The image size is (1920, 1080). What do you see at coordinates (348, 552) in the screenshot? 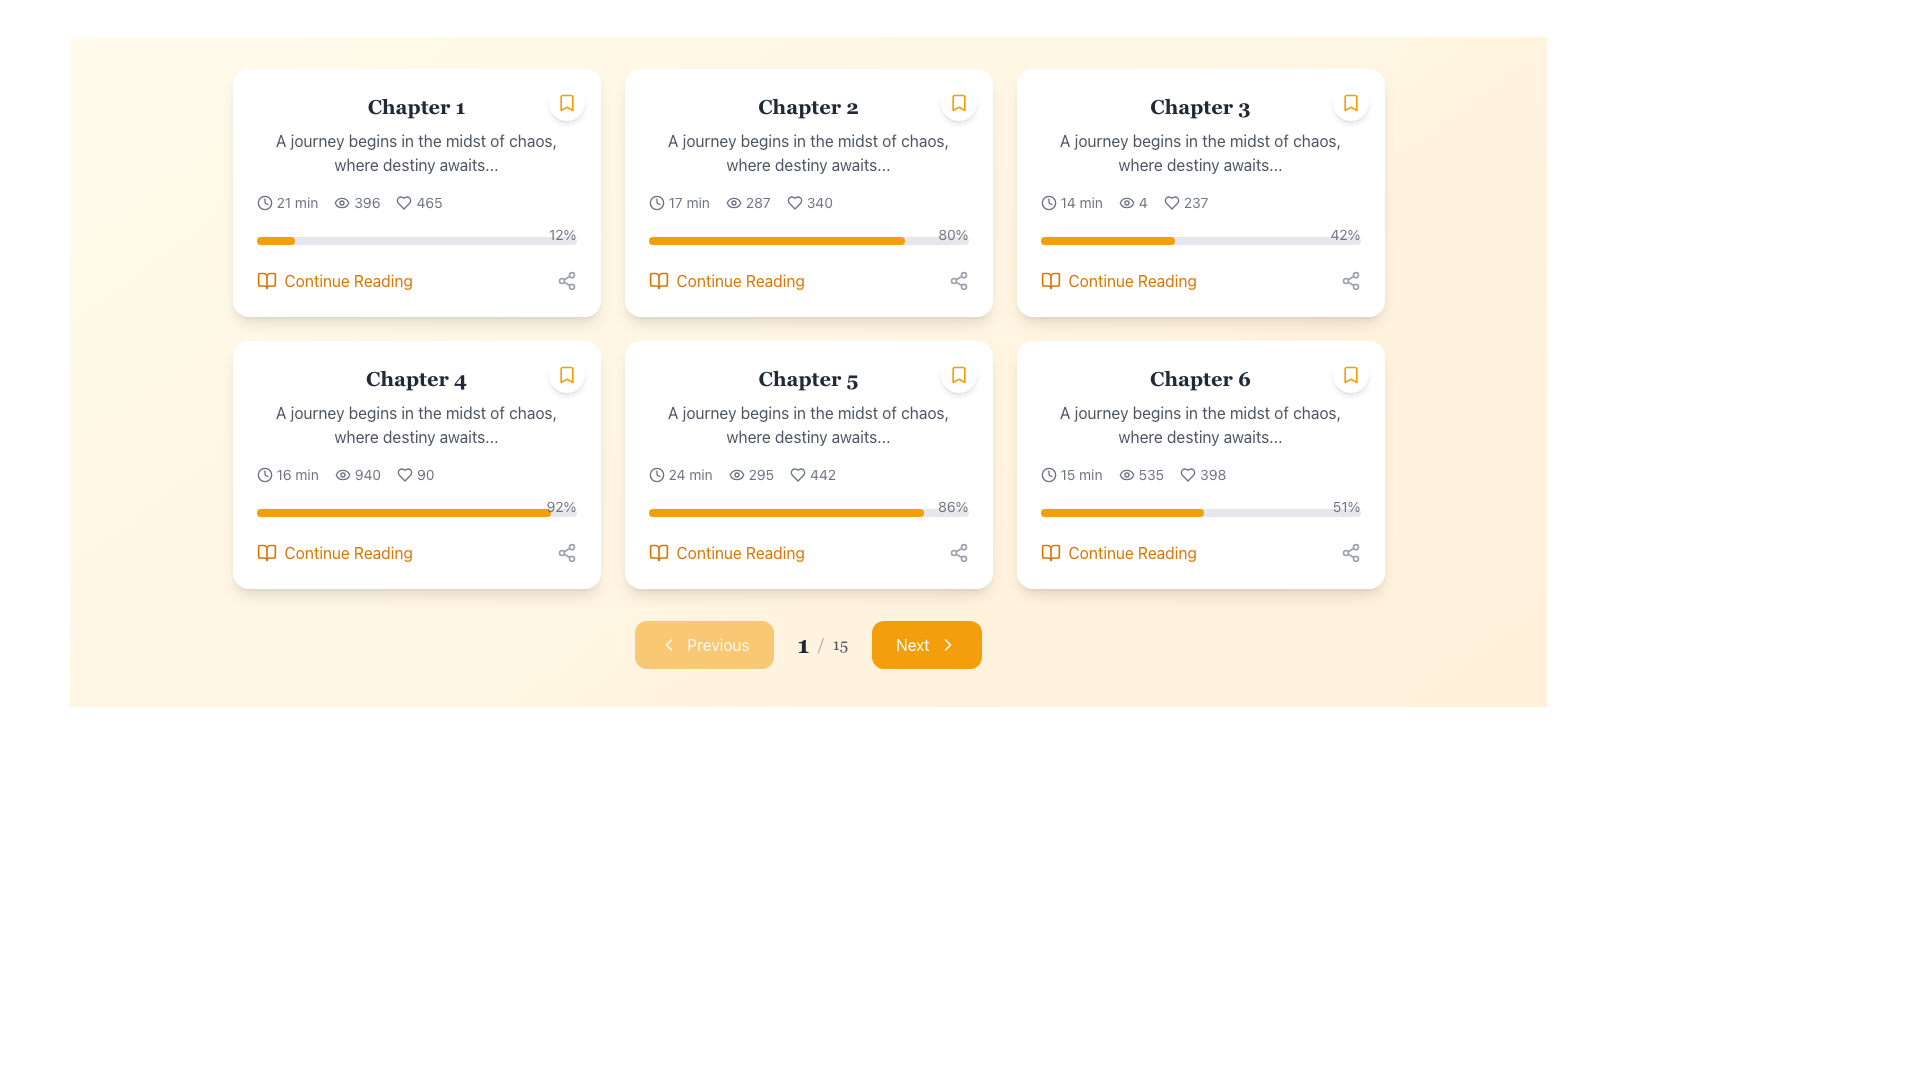
I see `the clickable text link located in the bottom section of the fourth card in the second row of a grid layout to trigger a tooltip or underline effect` at bounding box center [348, 552].